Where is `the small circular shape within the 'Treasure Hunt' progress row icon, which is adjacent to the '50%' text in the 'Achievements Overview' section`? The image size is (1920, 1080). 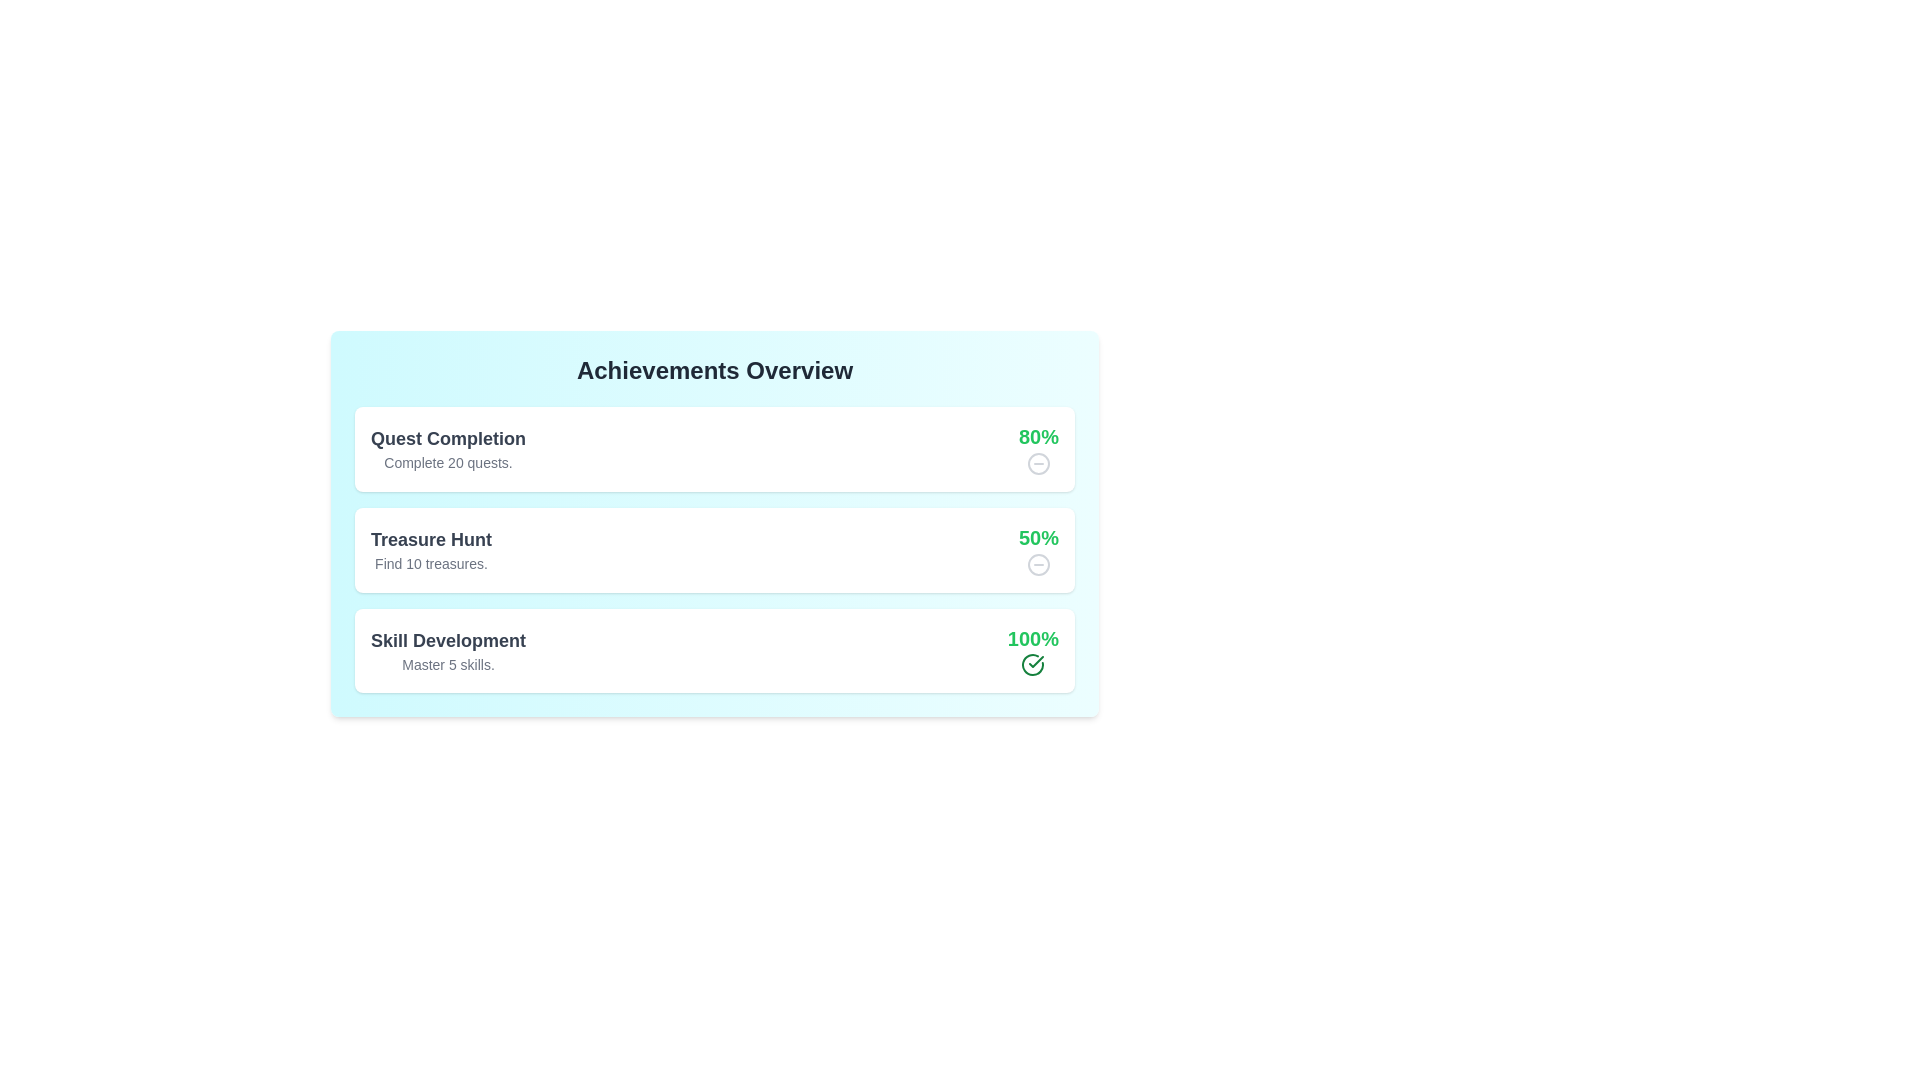 the small circular shape within the 'Treasure Hunt' progress row icon, which is adjacent to the '50%' text in the 'Achievements Overview' section is located at coordinates (1038, 564).